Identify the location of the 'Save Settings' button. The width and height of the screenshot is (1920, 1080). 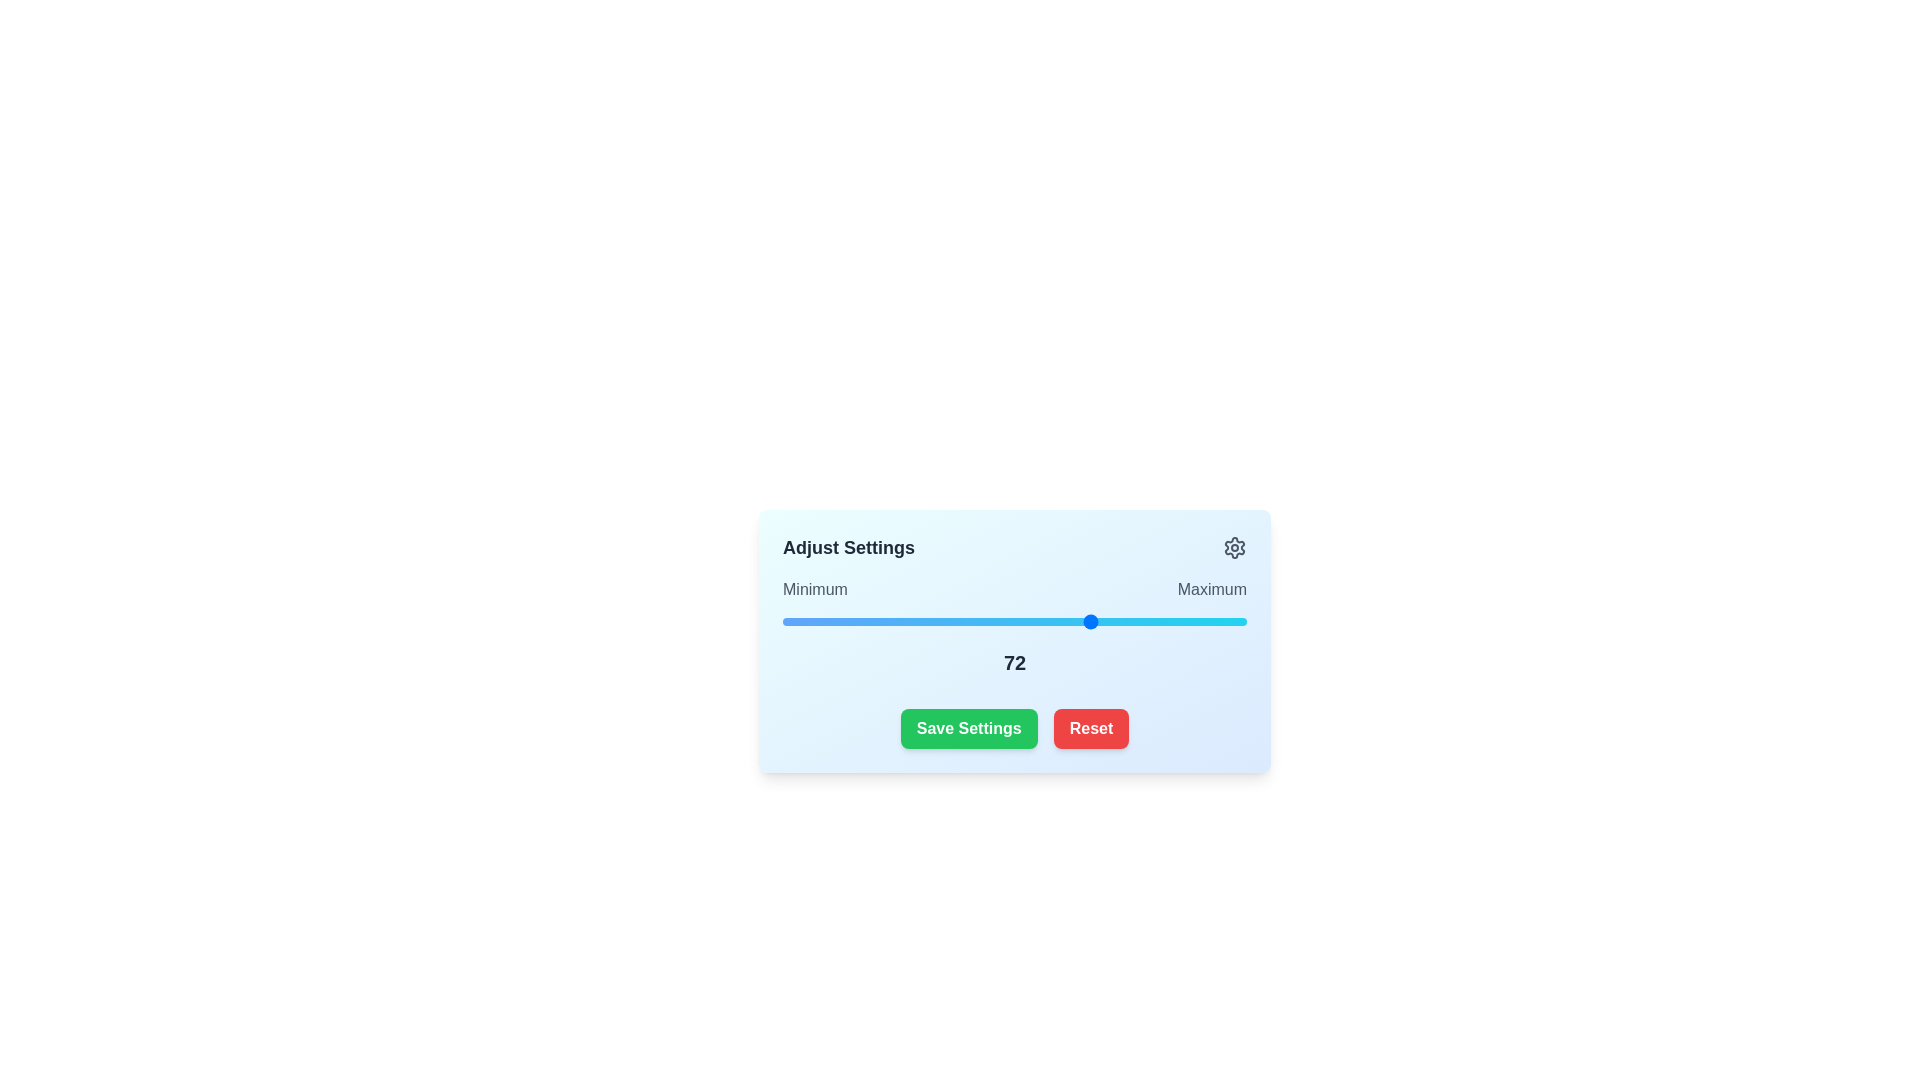
(969, 729).